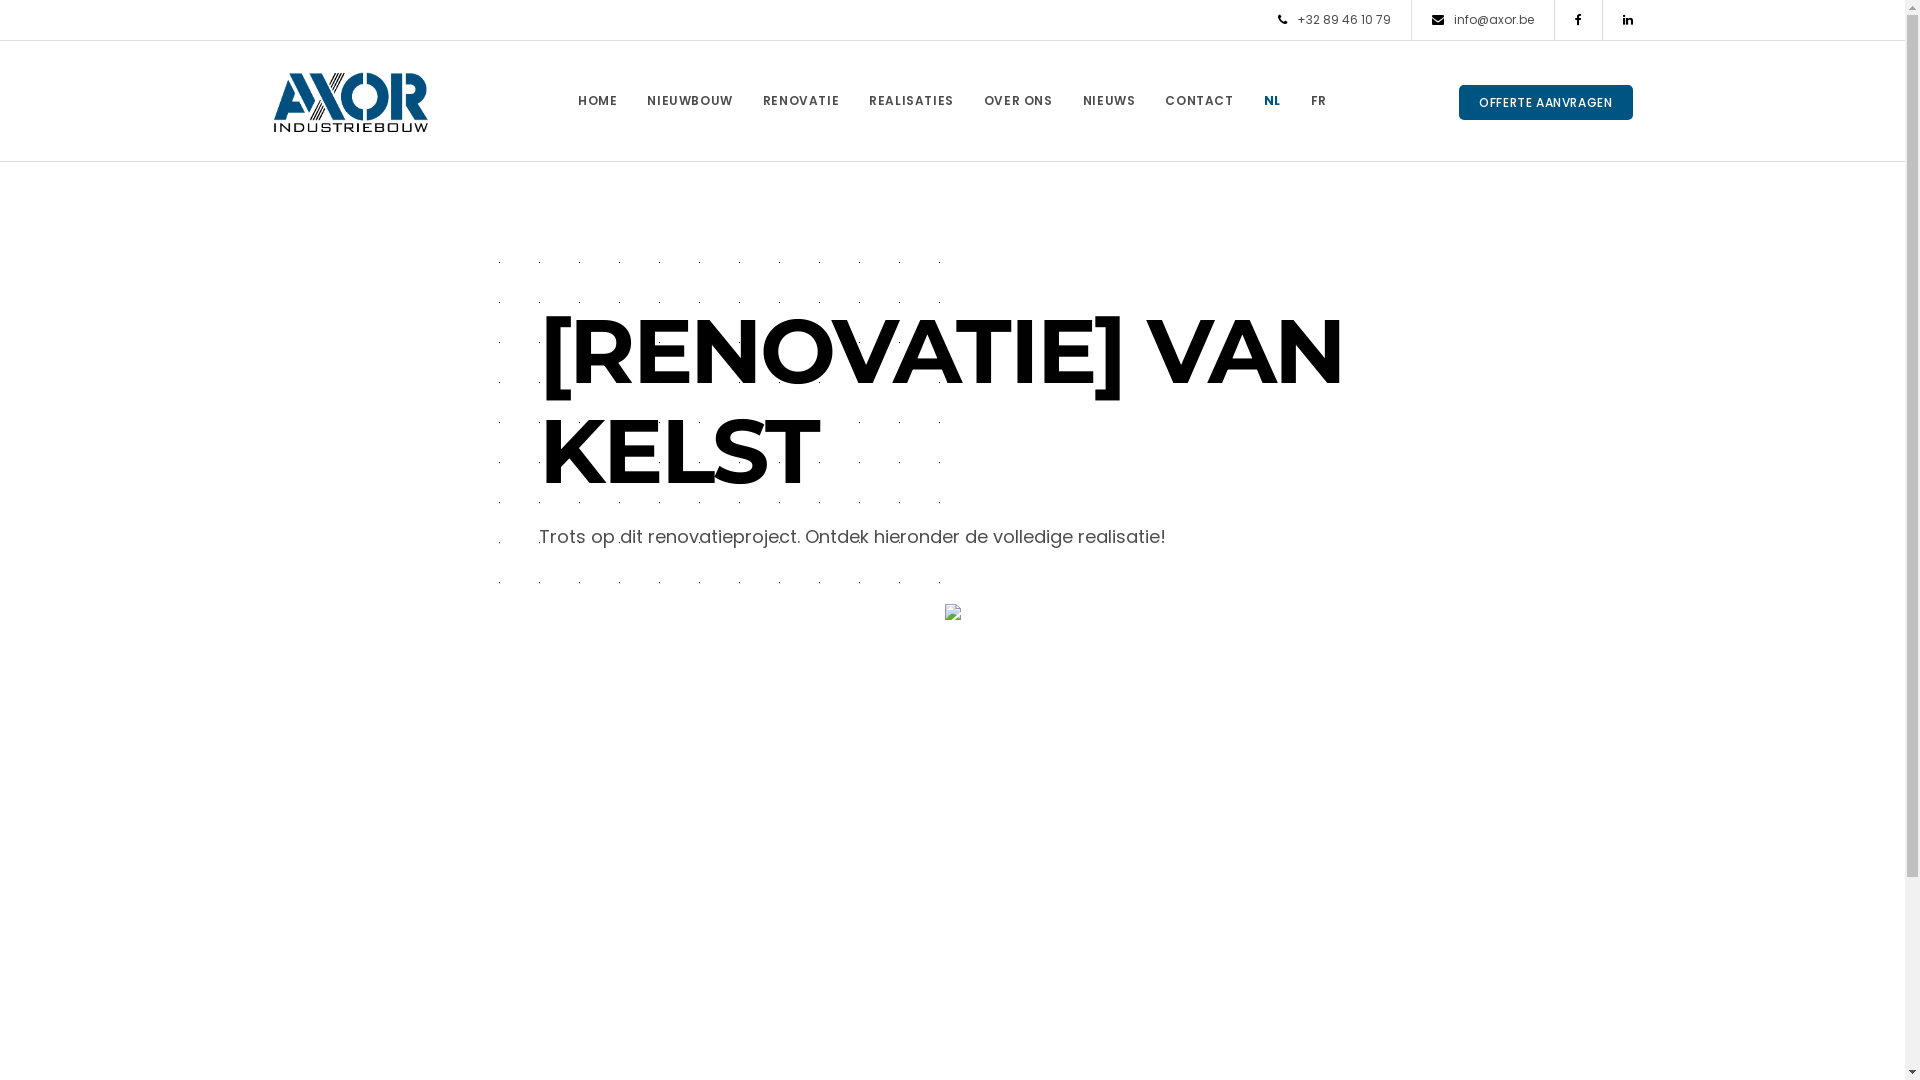 The image size is (1920, 1080). What do you see at coordinates (1108, 100) in the screenshot?
I see `'NIEUWS'` at bounding box center [1108, 100].